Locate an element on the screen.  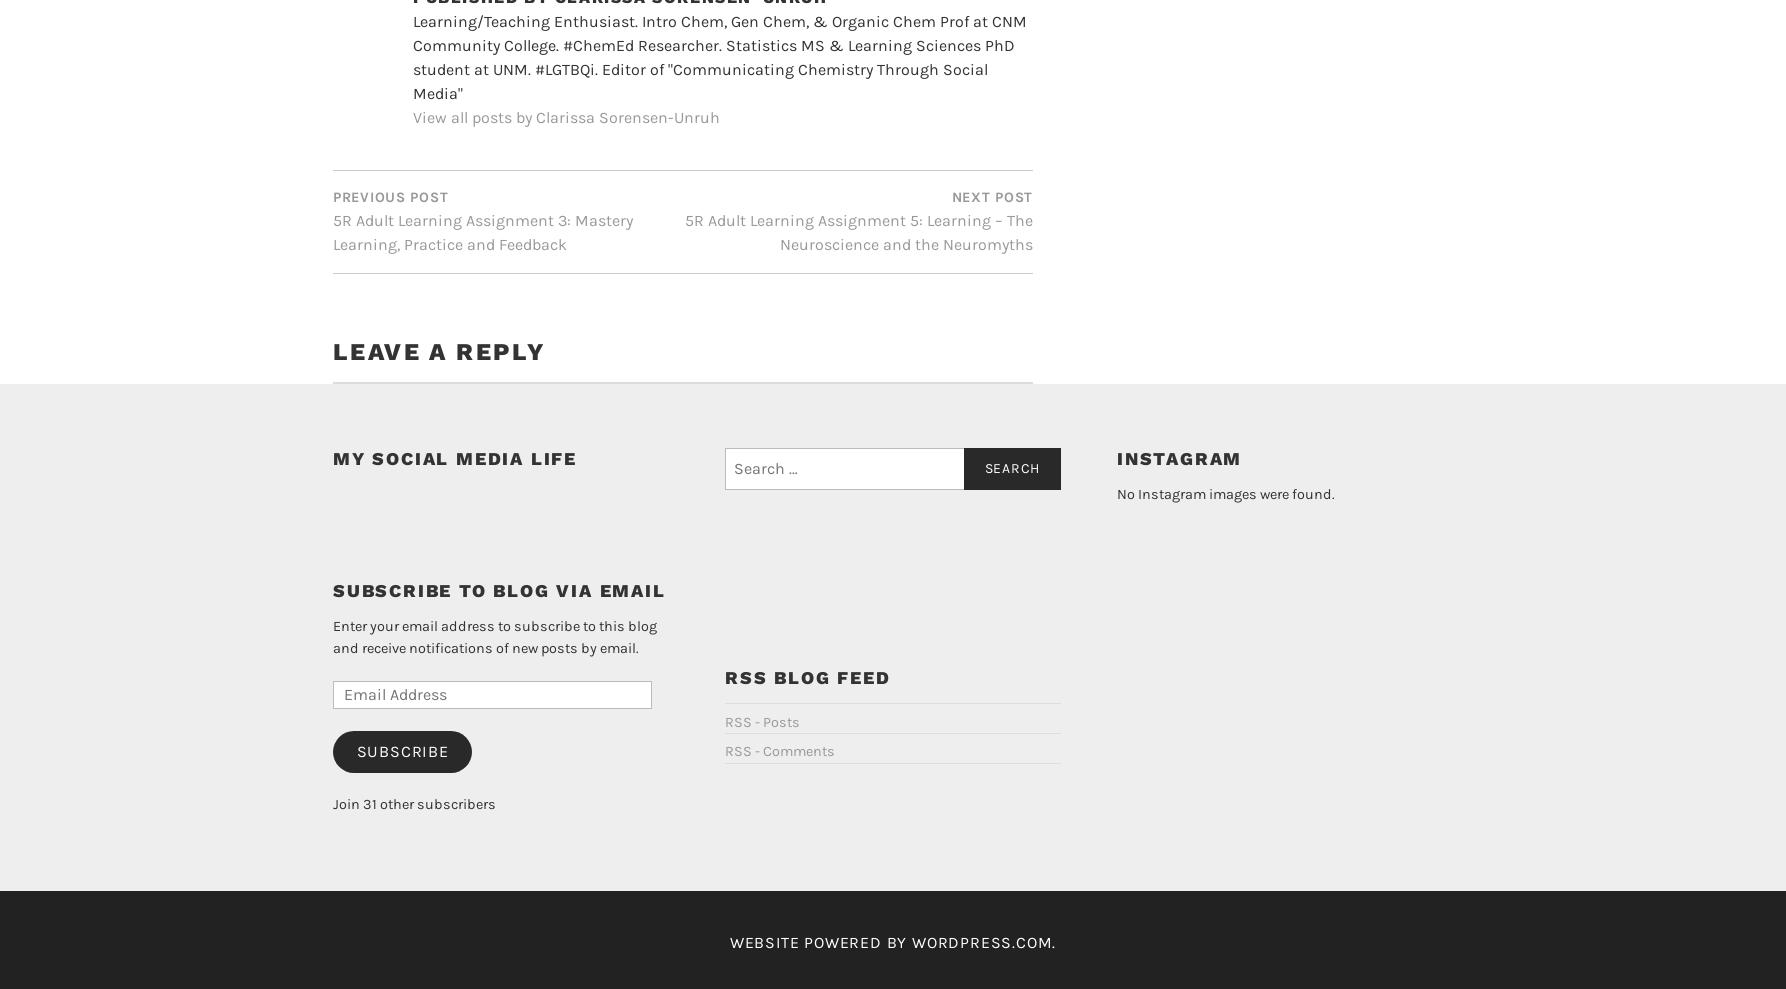
'Leave a Reply' is located at coordinates (438, 318).